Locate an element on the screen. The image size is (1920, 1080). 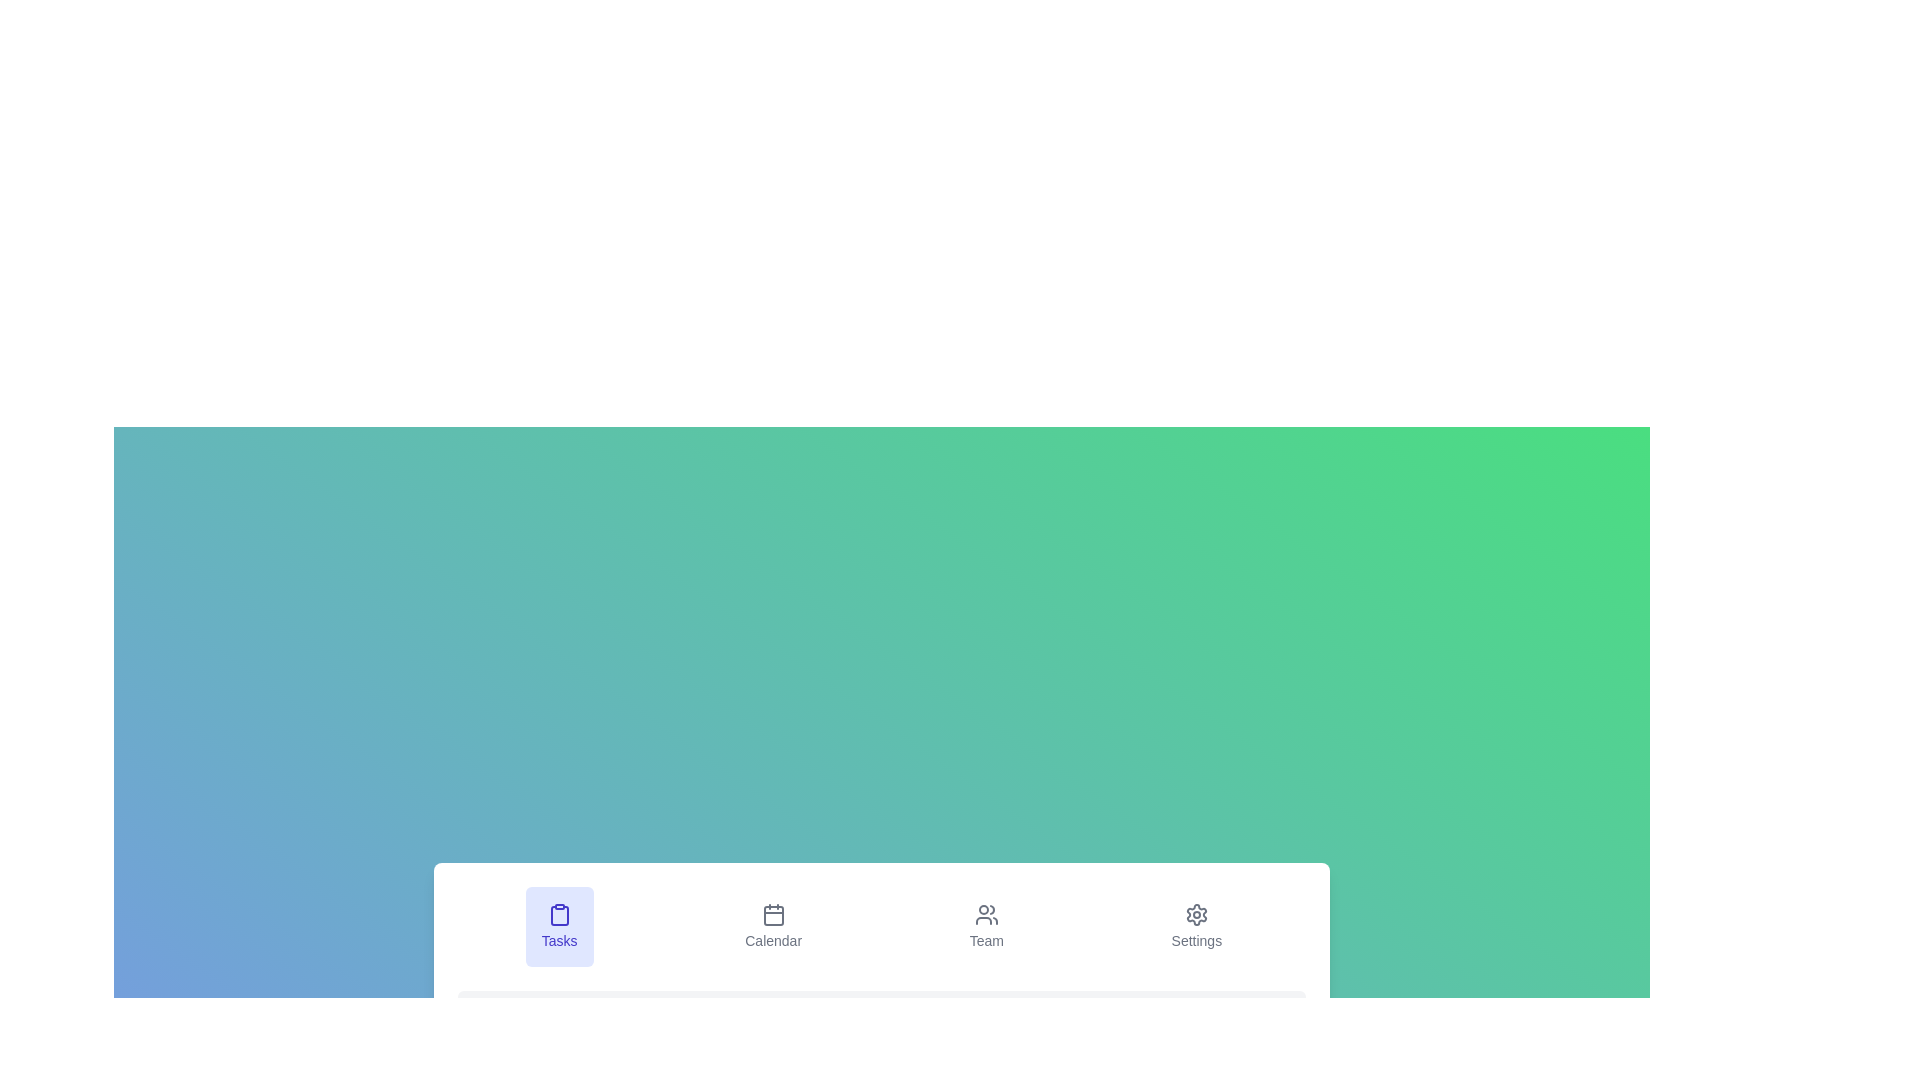
the navigation button located between 'Tasks' and 'Team' to trigger visual feedback is located at coordinates (772, 926).